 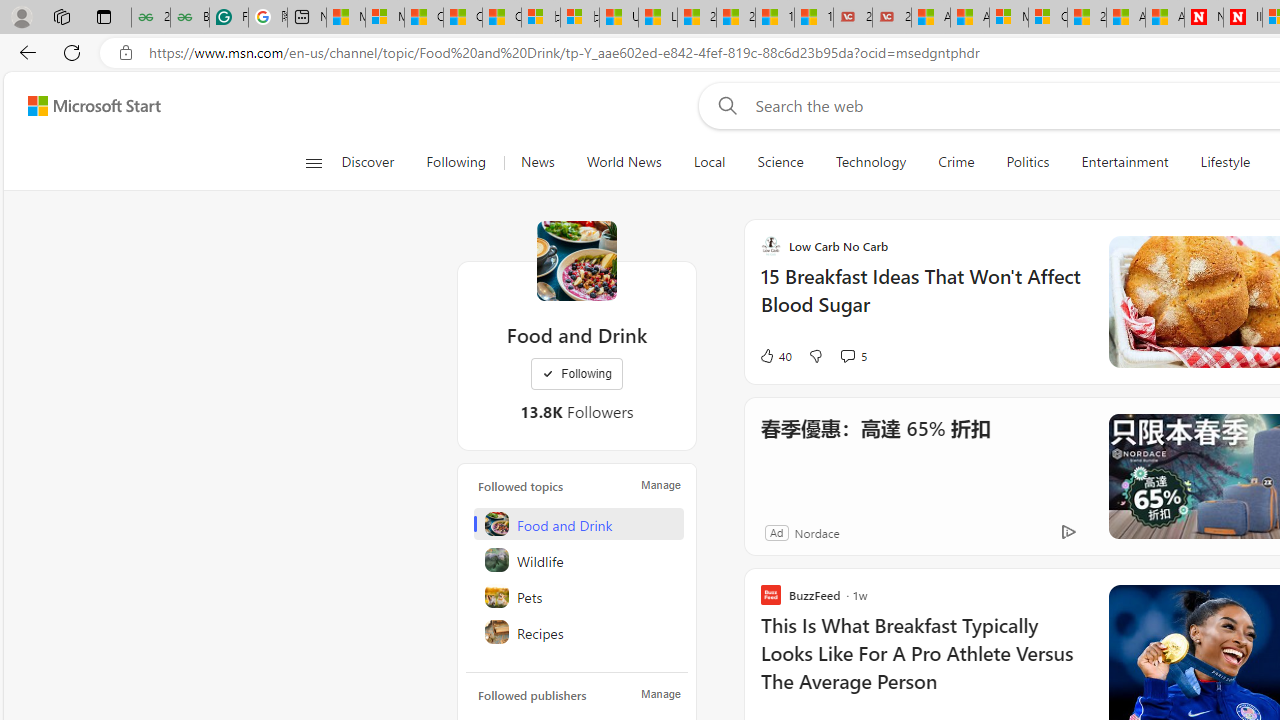 What do you see at coordinates (891, 17) in the screenshot?
I see `'21 Movies That Outdid the Books They Were Based On'` at bounding box center [891, 17].